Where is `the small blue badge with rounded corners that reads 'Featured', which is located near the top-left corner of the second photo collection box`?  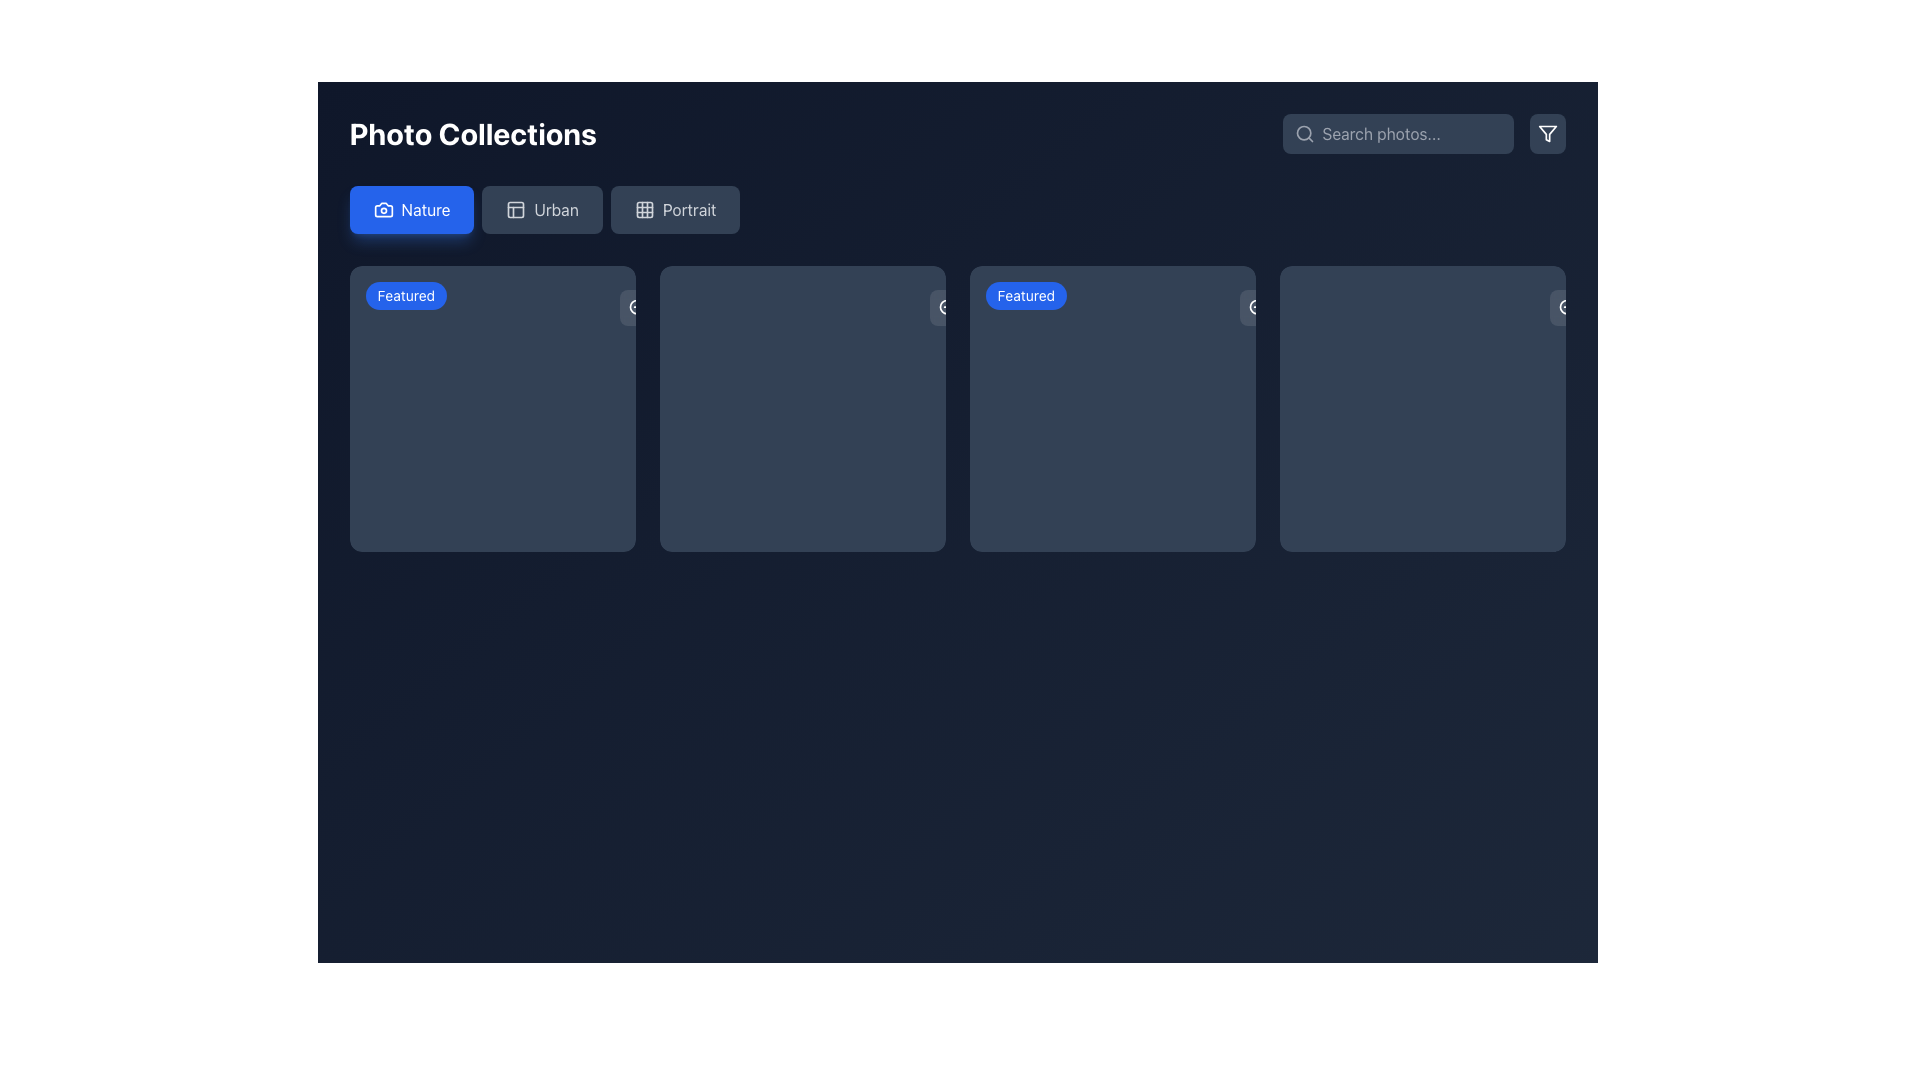 the small blue badge with rounded corners that reads 'Featured', which is located near the top-left corner of the second photo collection box is located at coordinates (1026, 296).